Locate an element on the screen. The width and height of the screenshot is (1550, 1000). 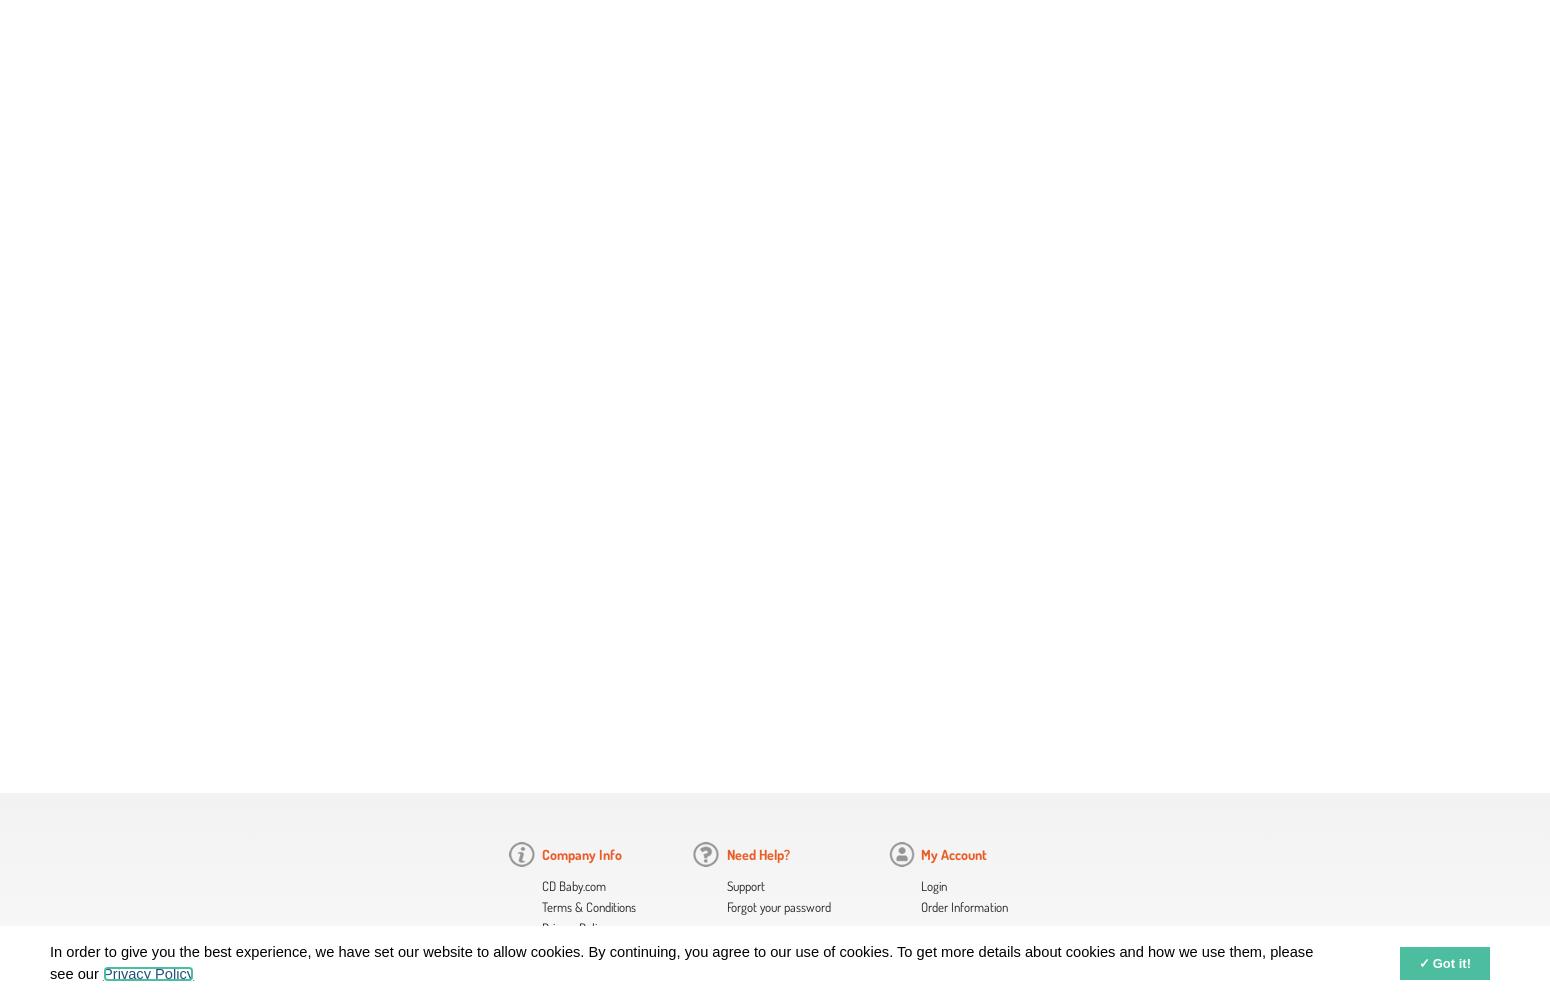
'Login' is located at coordinates (933, 886).